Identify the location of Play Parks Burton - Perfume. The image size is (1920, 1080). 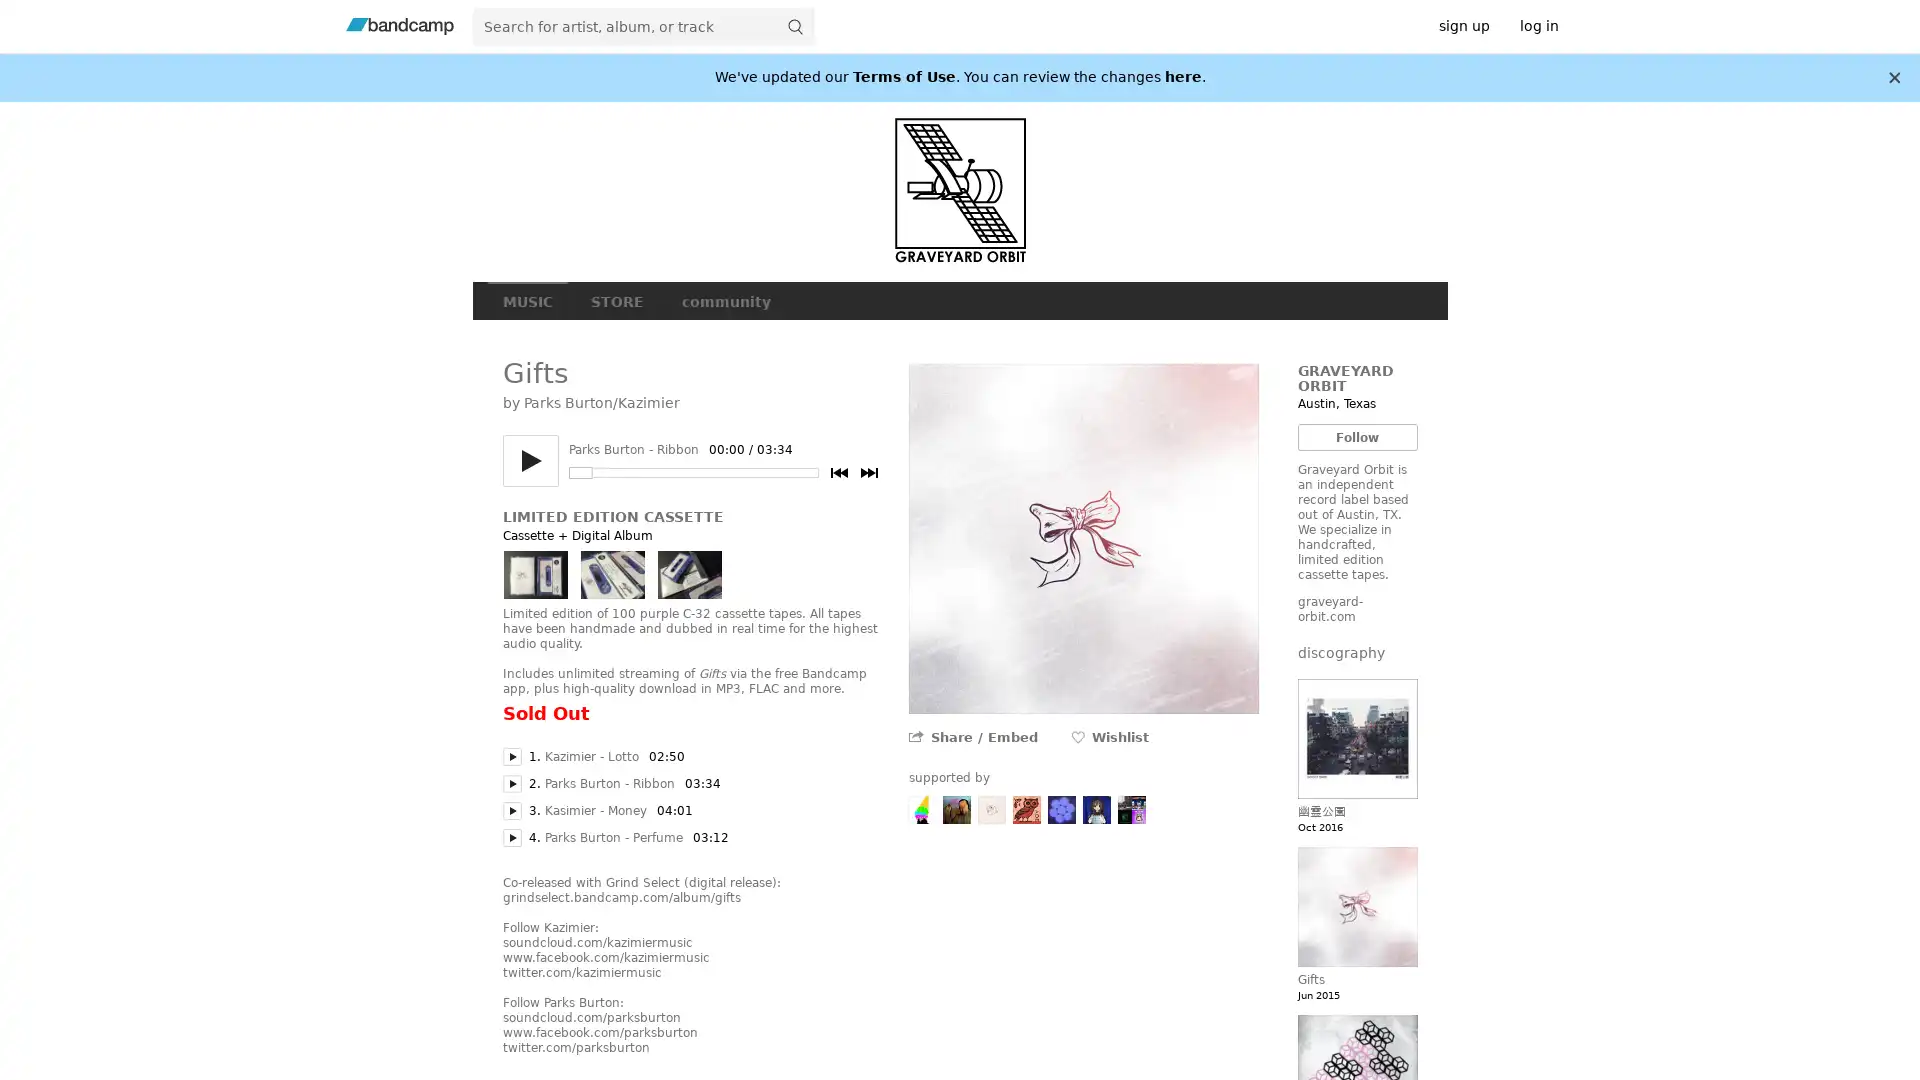
(511, 837).